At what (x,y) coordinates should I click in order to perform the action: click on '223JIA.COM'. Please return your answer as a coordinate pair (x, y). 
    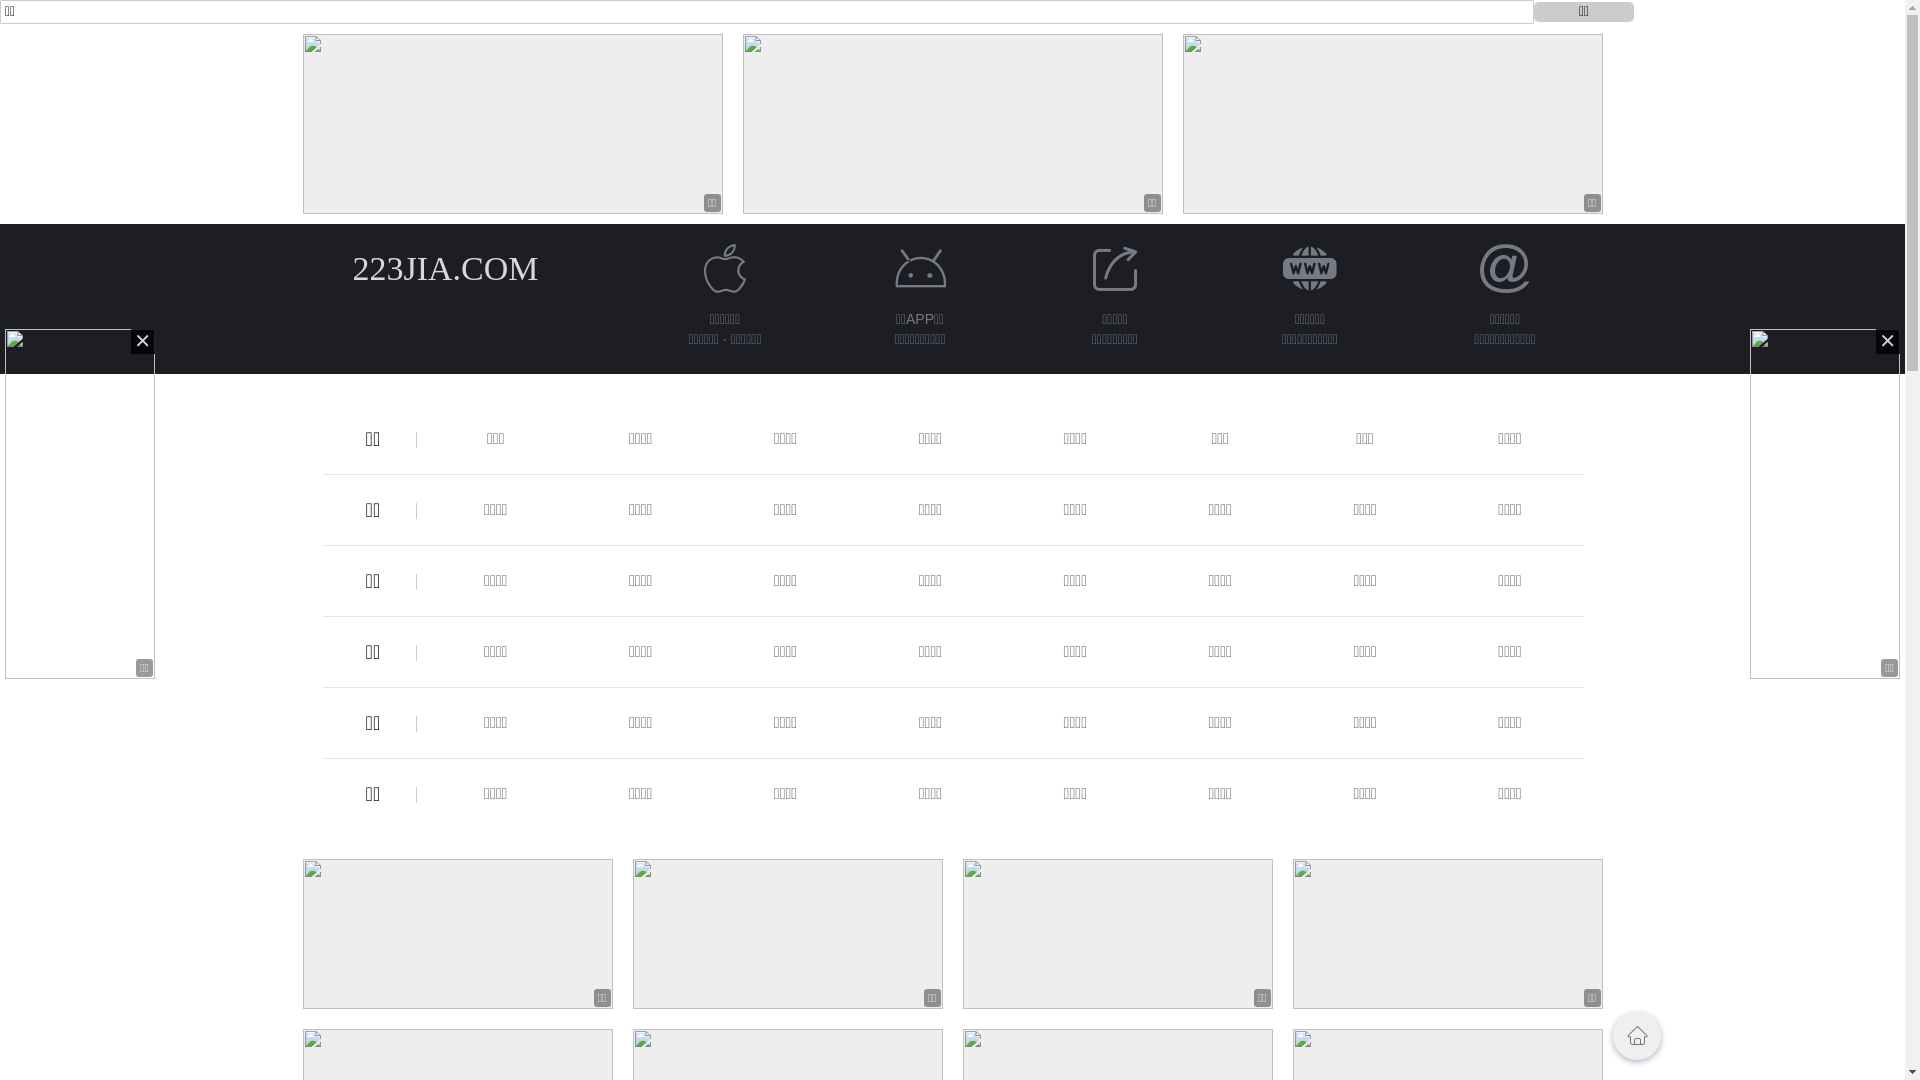
    Looking at the image, I should click on (444, 267).